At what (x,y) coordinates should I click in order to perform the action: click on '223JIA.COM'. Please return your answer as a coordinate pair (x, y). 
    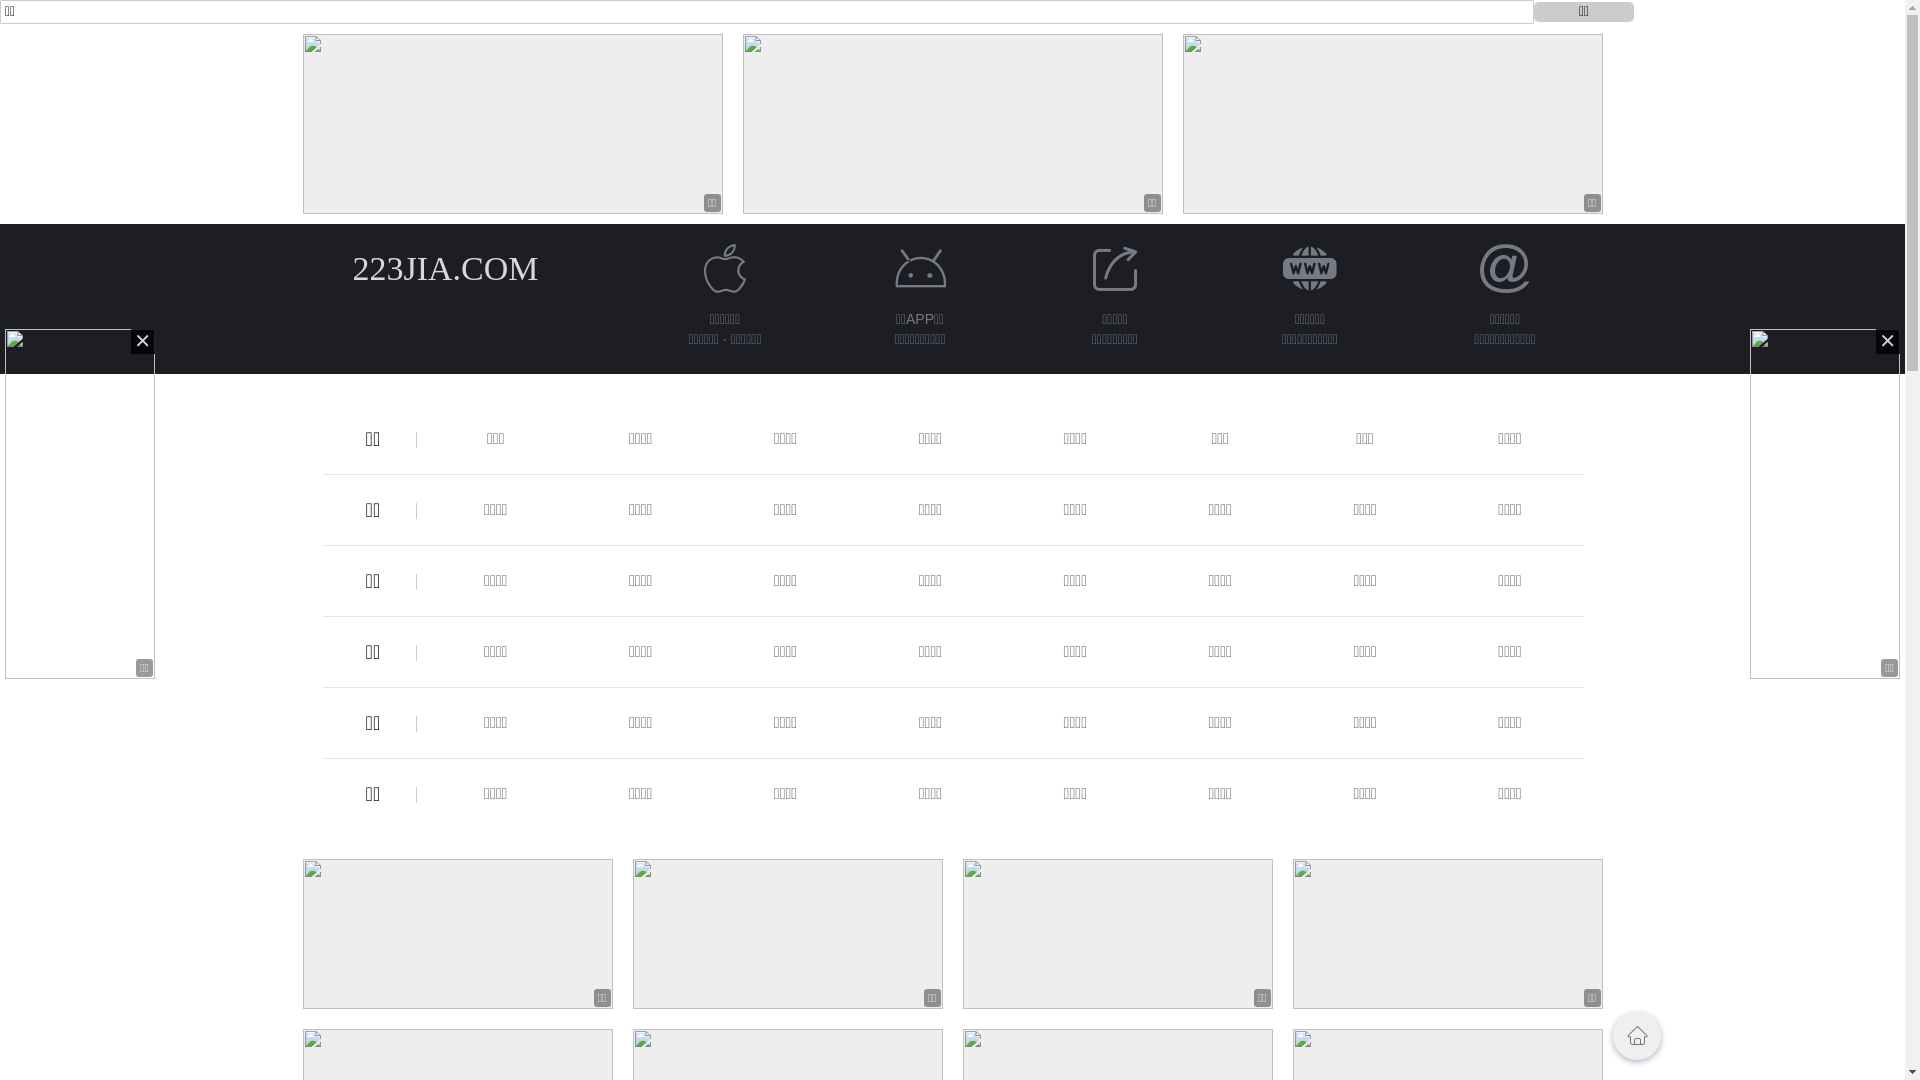
    Looking at the image, I should click on (444, 267).